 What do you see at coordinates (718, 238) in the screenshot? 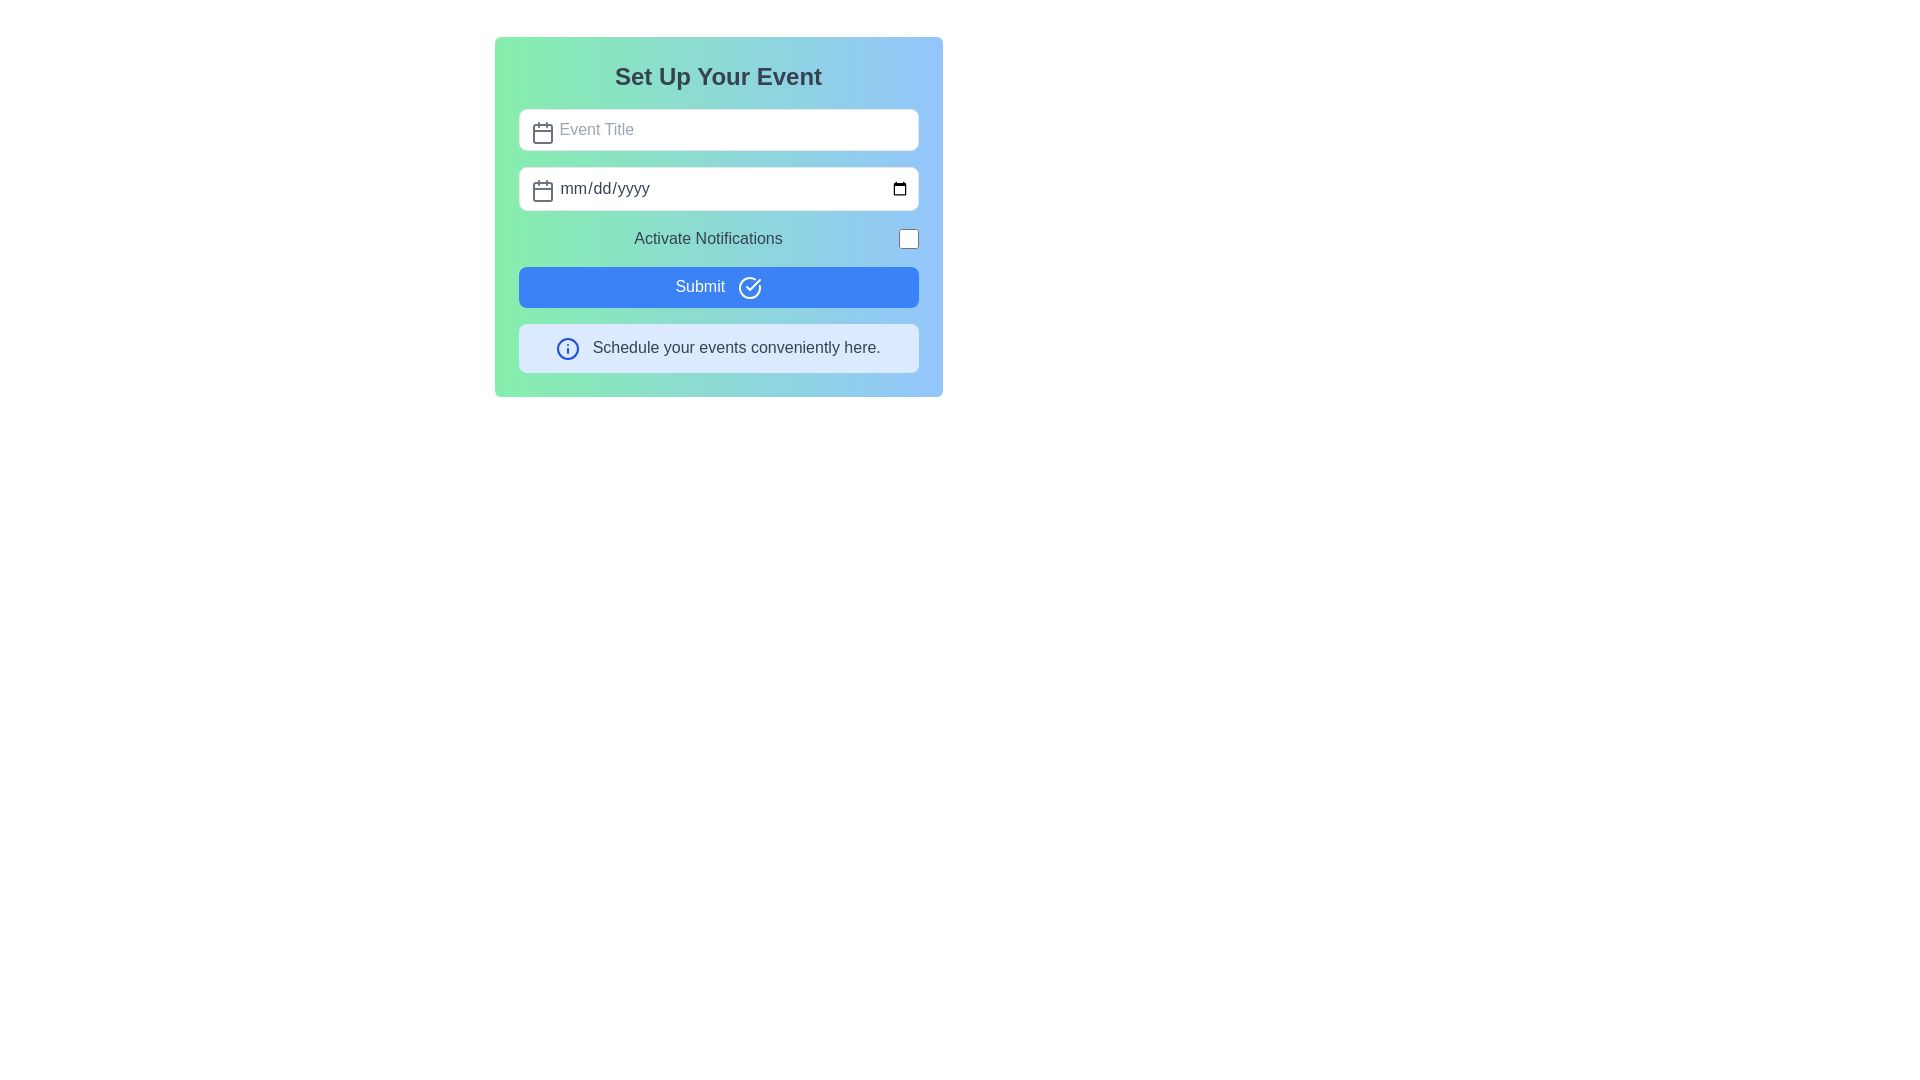
I see `the checkbox labeled 'Activate Notifications'` at bounding box center [718, 238].